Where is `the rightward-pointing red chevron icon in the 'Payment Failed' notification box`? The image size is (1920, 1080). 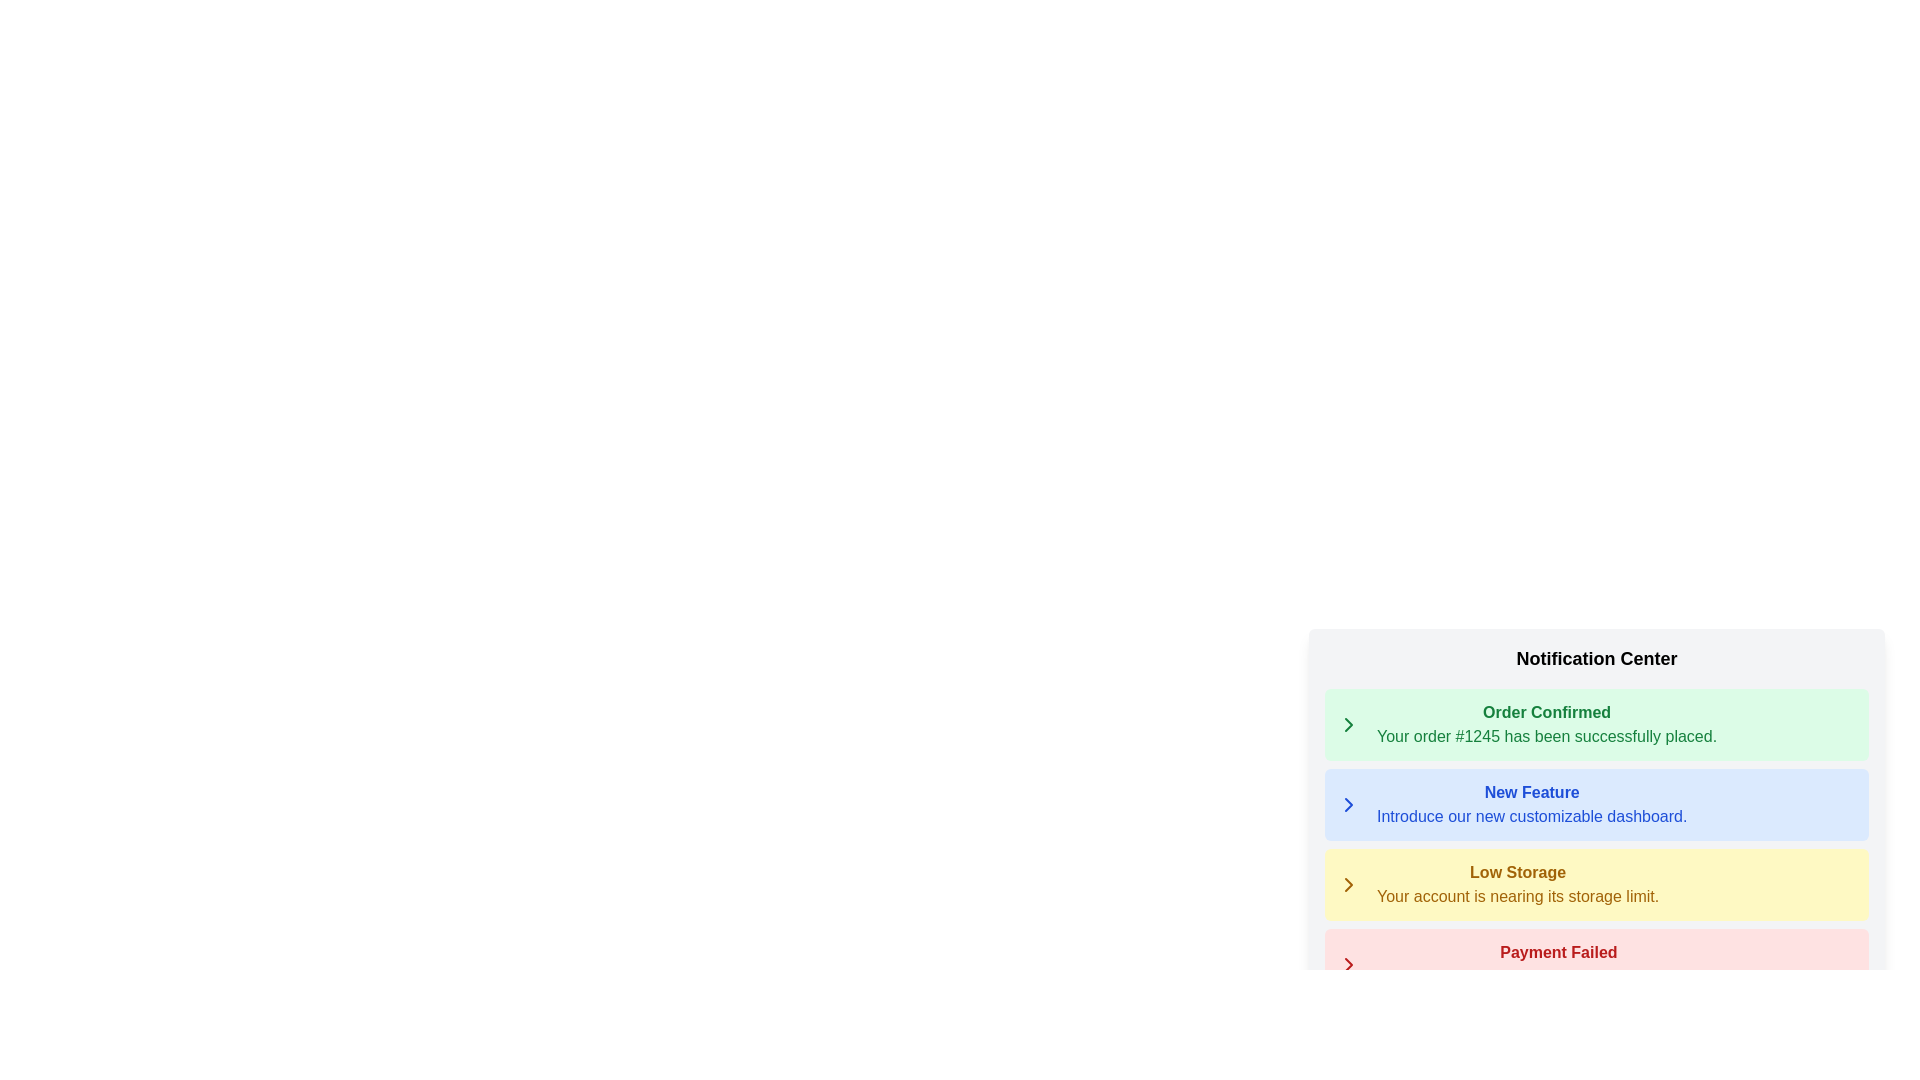
the rightward-pointing red chevron icon in the 'Payment Failed' notification box is located at coordinates (1348, 963).